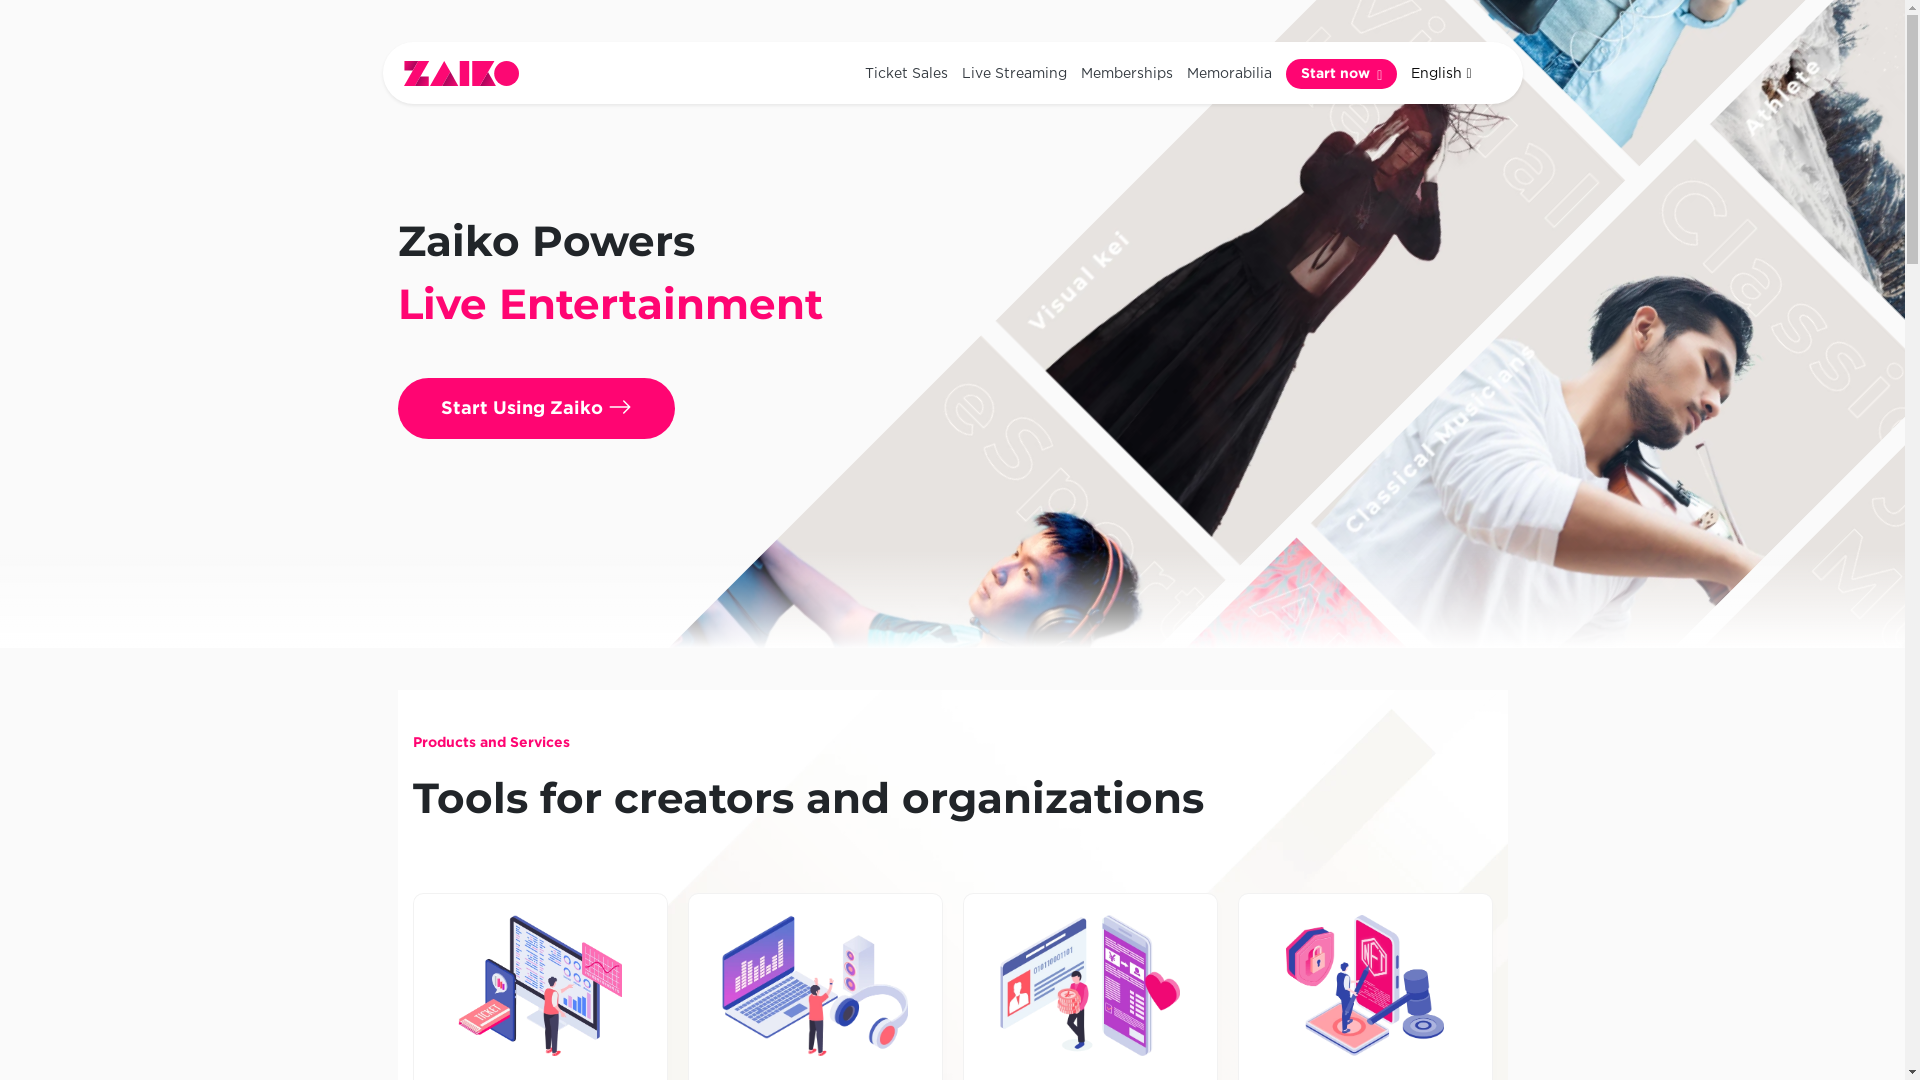  I want to click on 'Start Using Zaiko', so click(536, 407).